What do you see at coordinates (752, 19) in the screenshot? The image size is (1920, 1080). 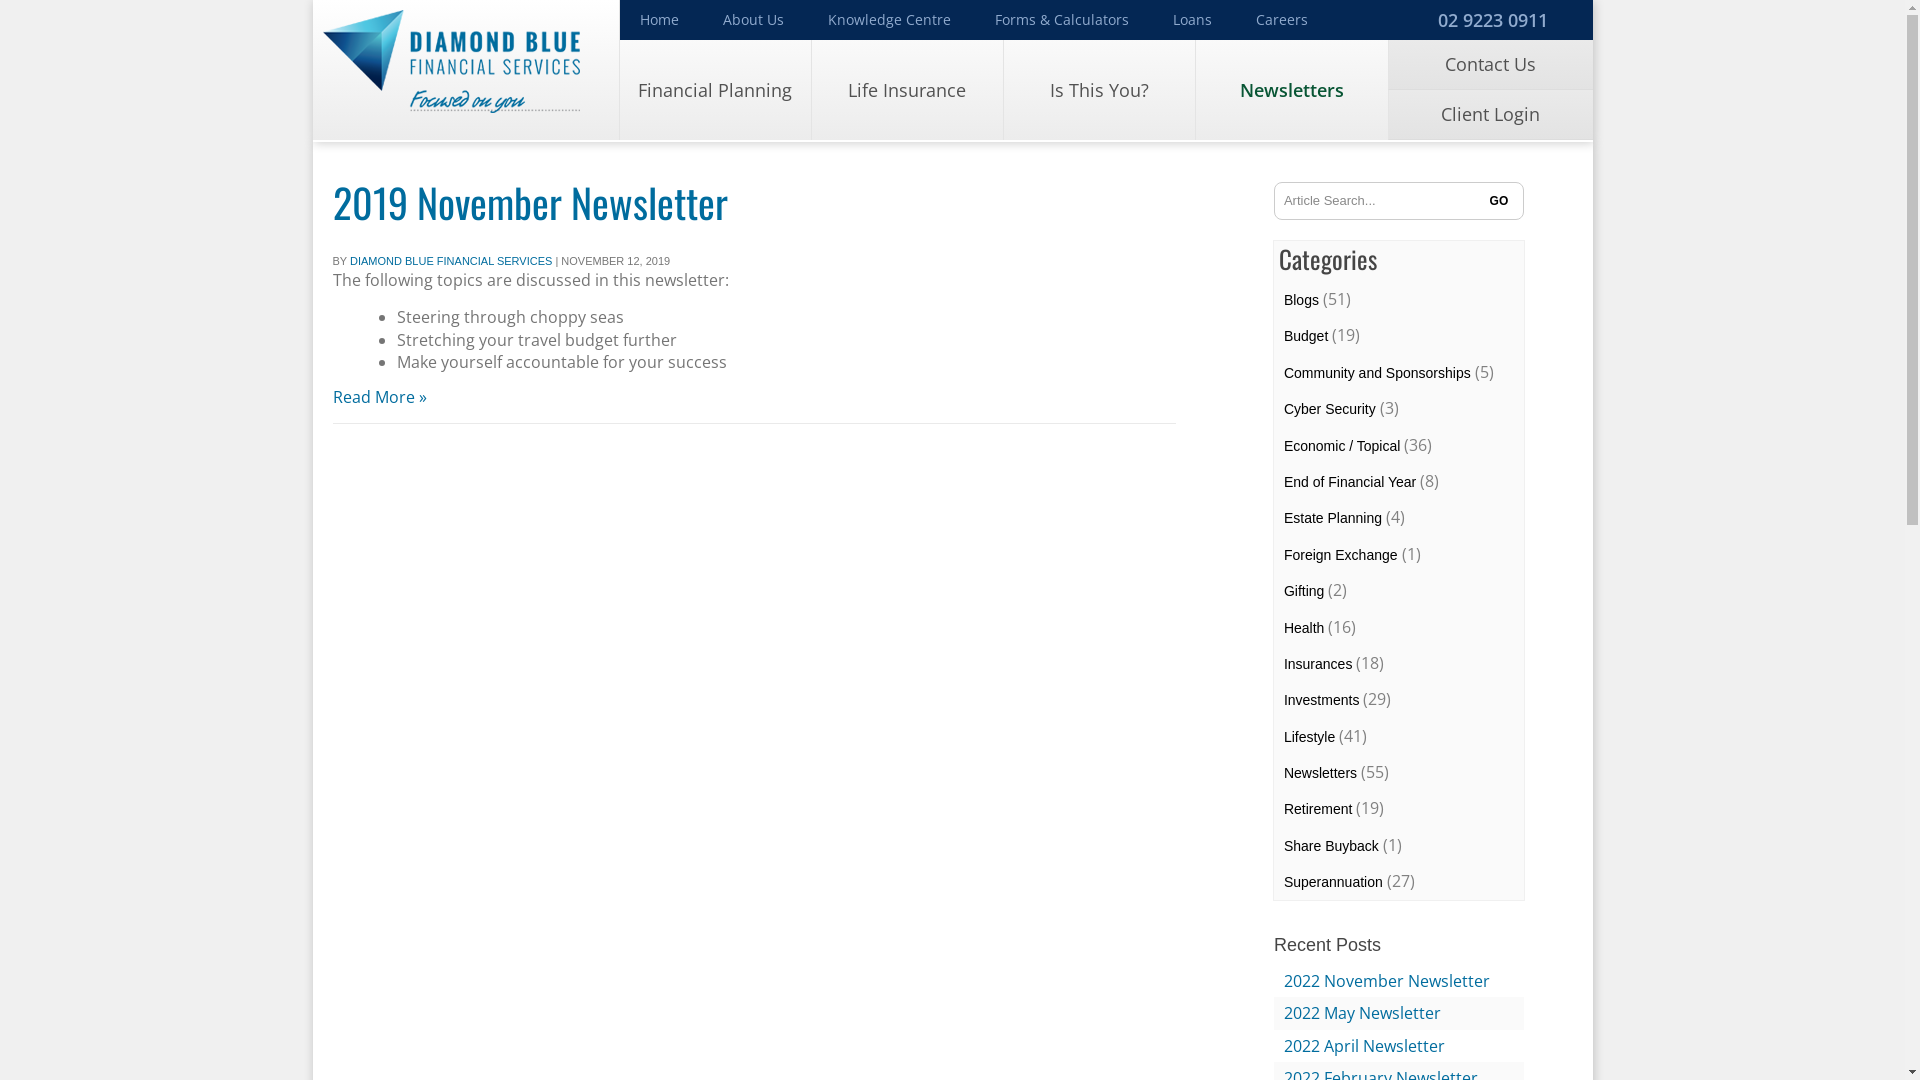 I see `'About Us'` at bounding box center [752, 19].